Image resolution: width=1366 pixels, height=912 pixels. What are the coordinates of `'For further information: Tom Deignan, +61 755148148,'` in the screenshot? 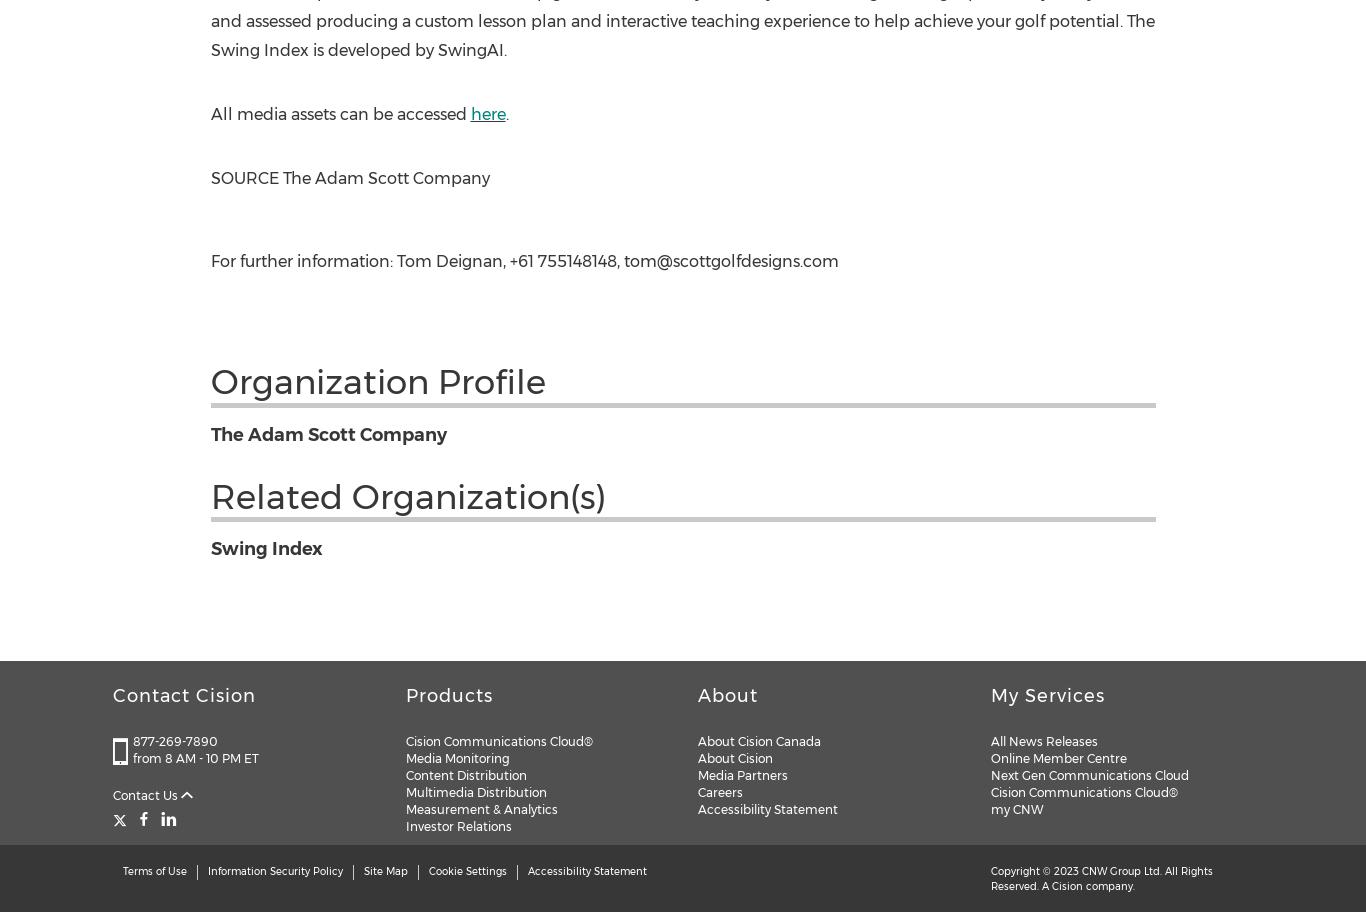 It's located at (415, 261).